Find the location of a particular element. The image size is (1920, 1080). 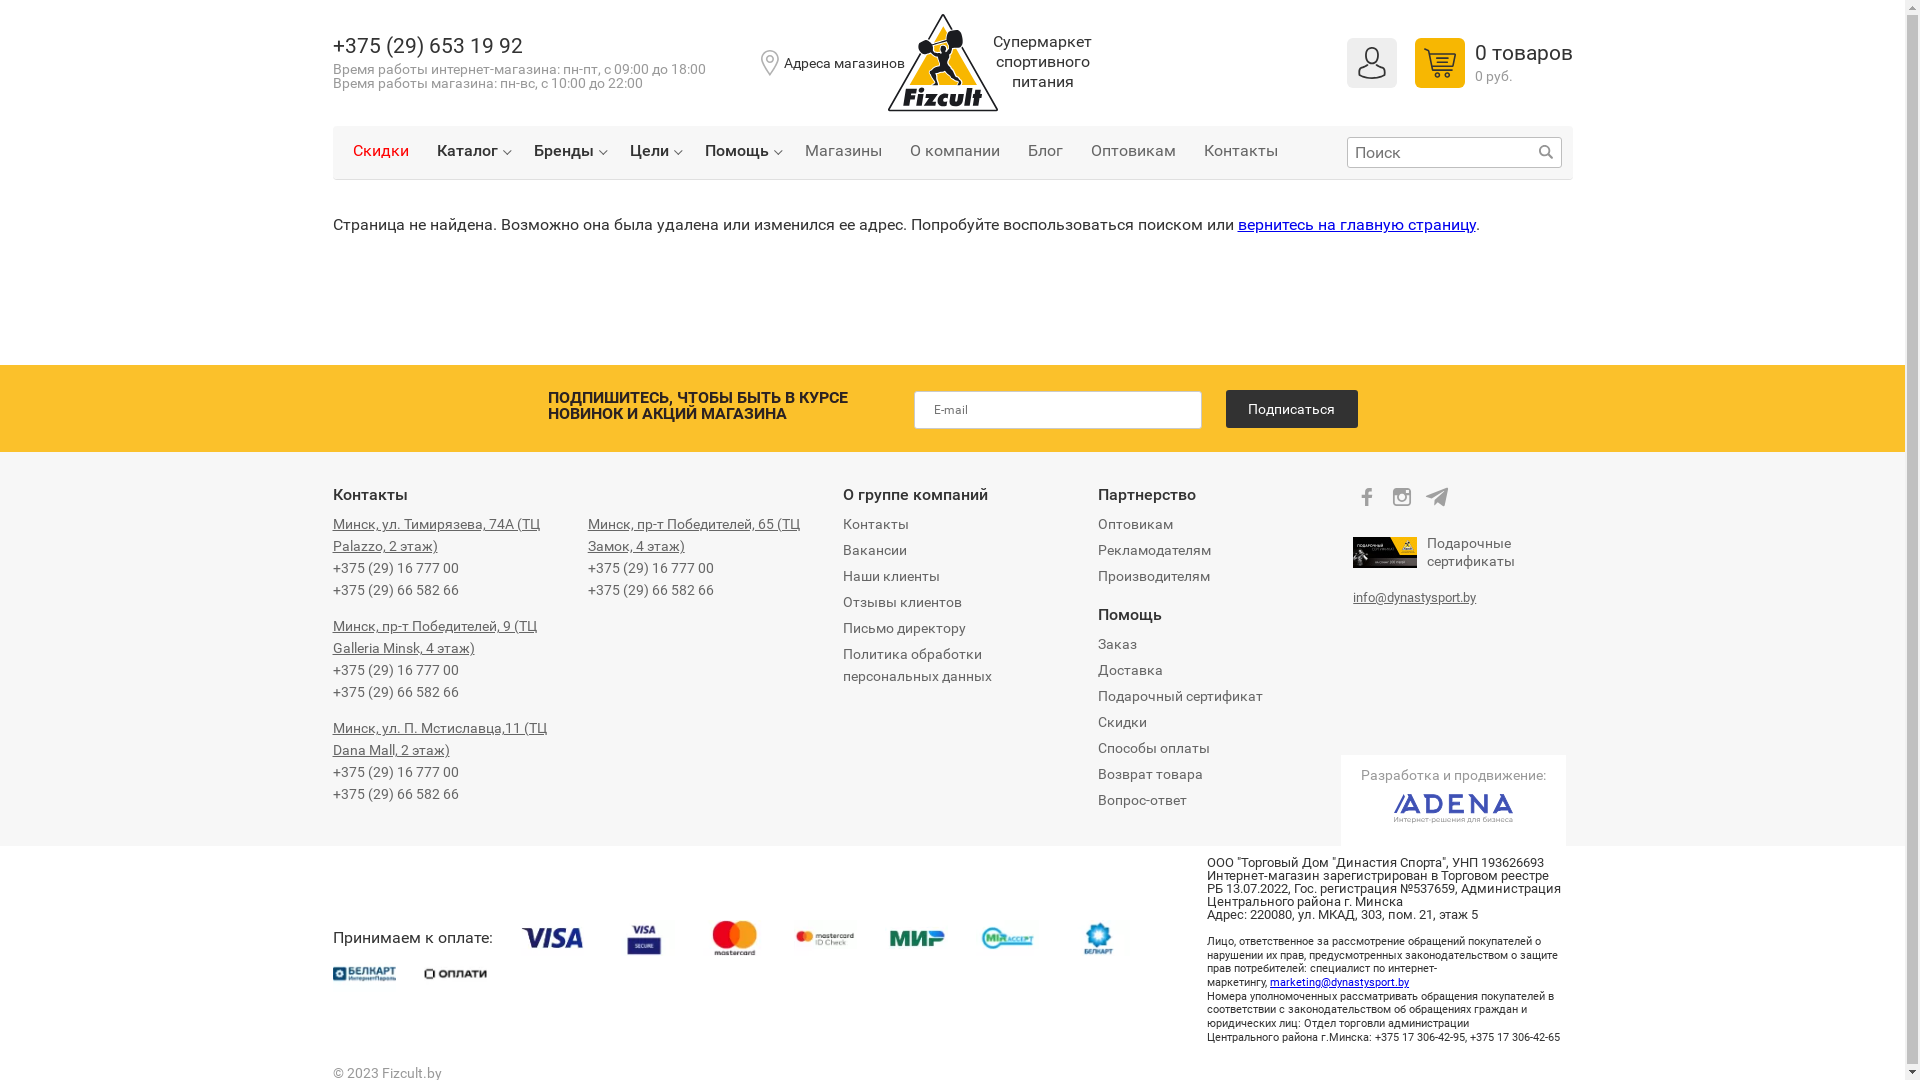

'info@dynastysport.by' is located at coordinates (1413, 596).